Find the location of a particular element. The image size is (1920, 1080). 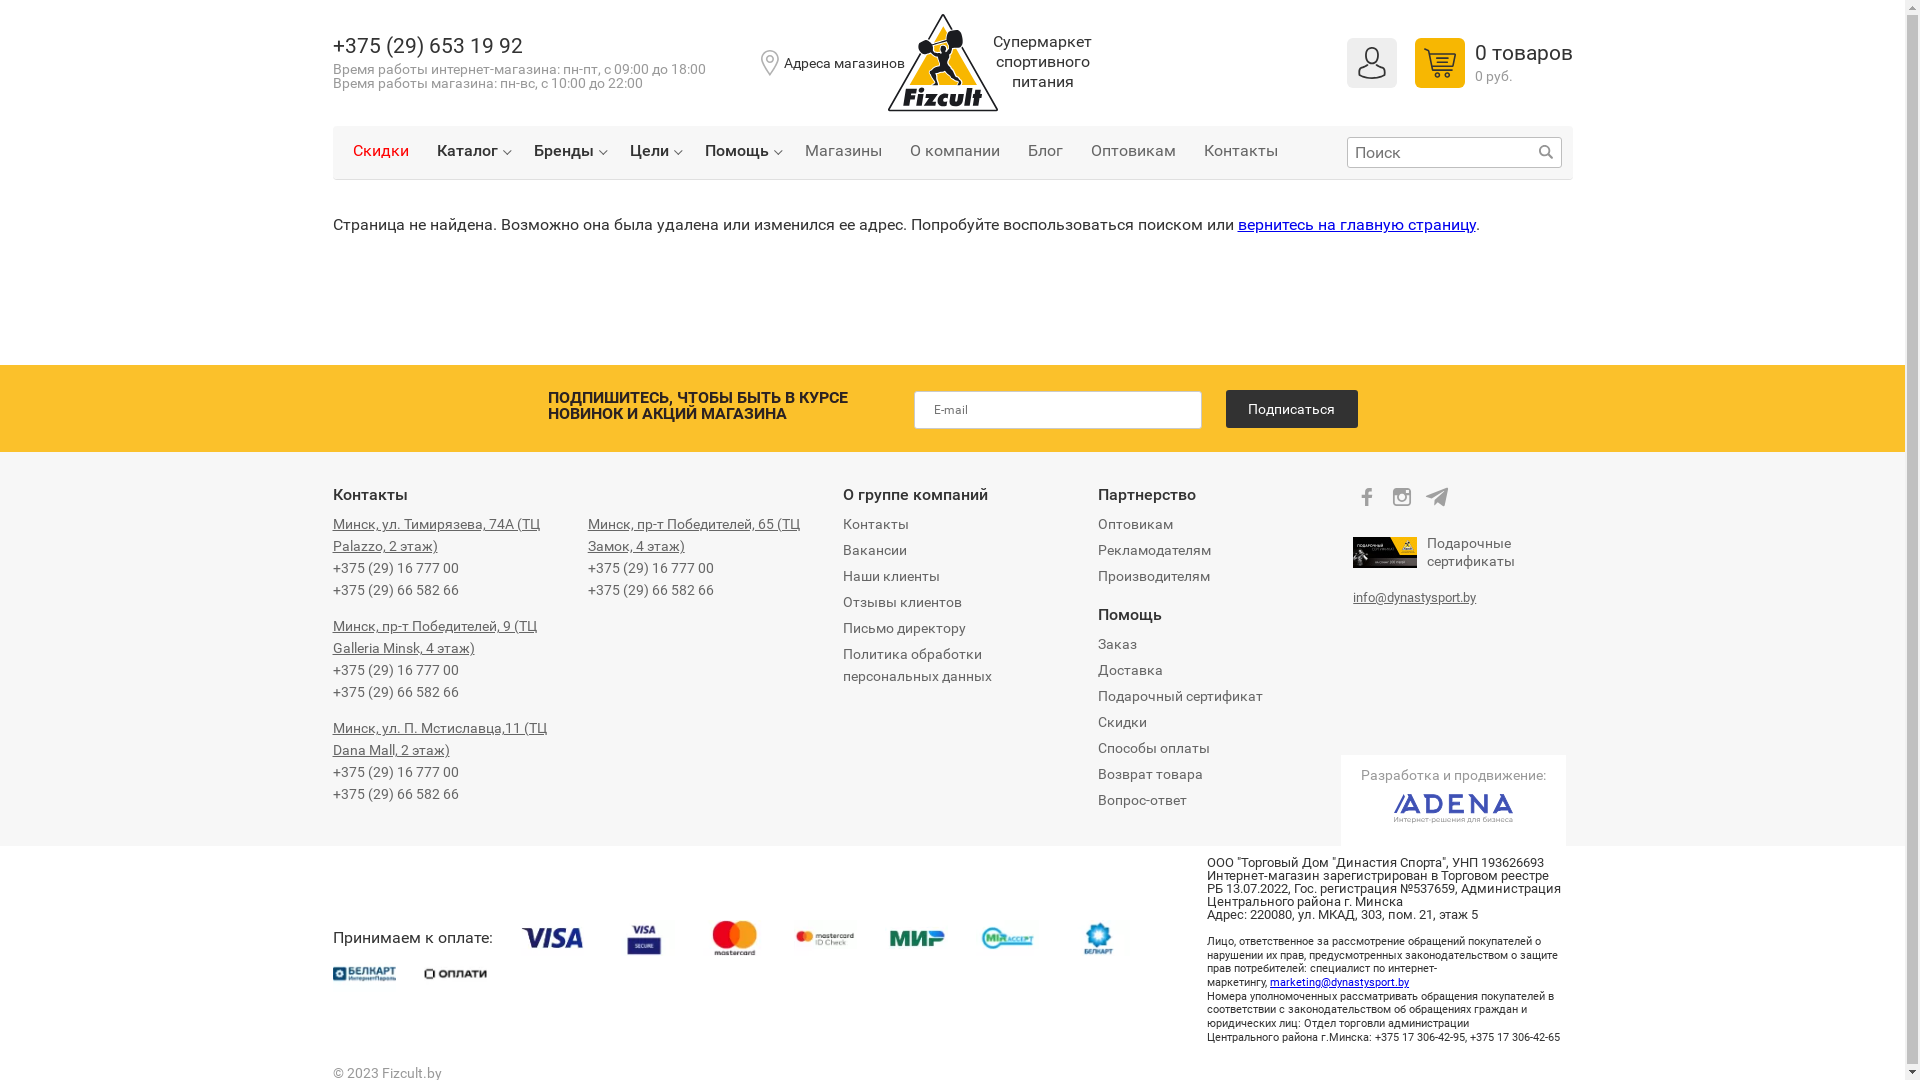

'info@dynastysport.by' is located at coordinates (1413, 596).